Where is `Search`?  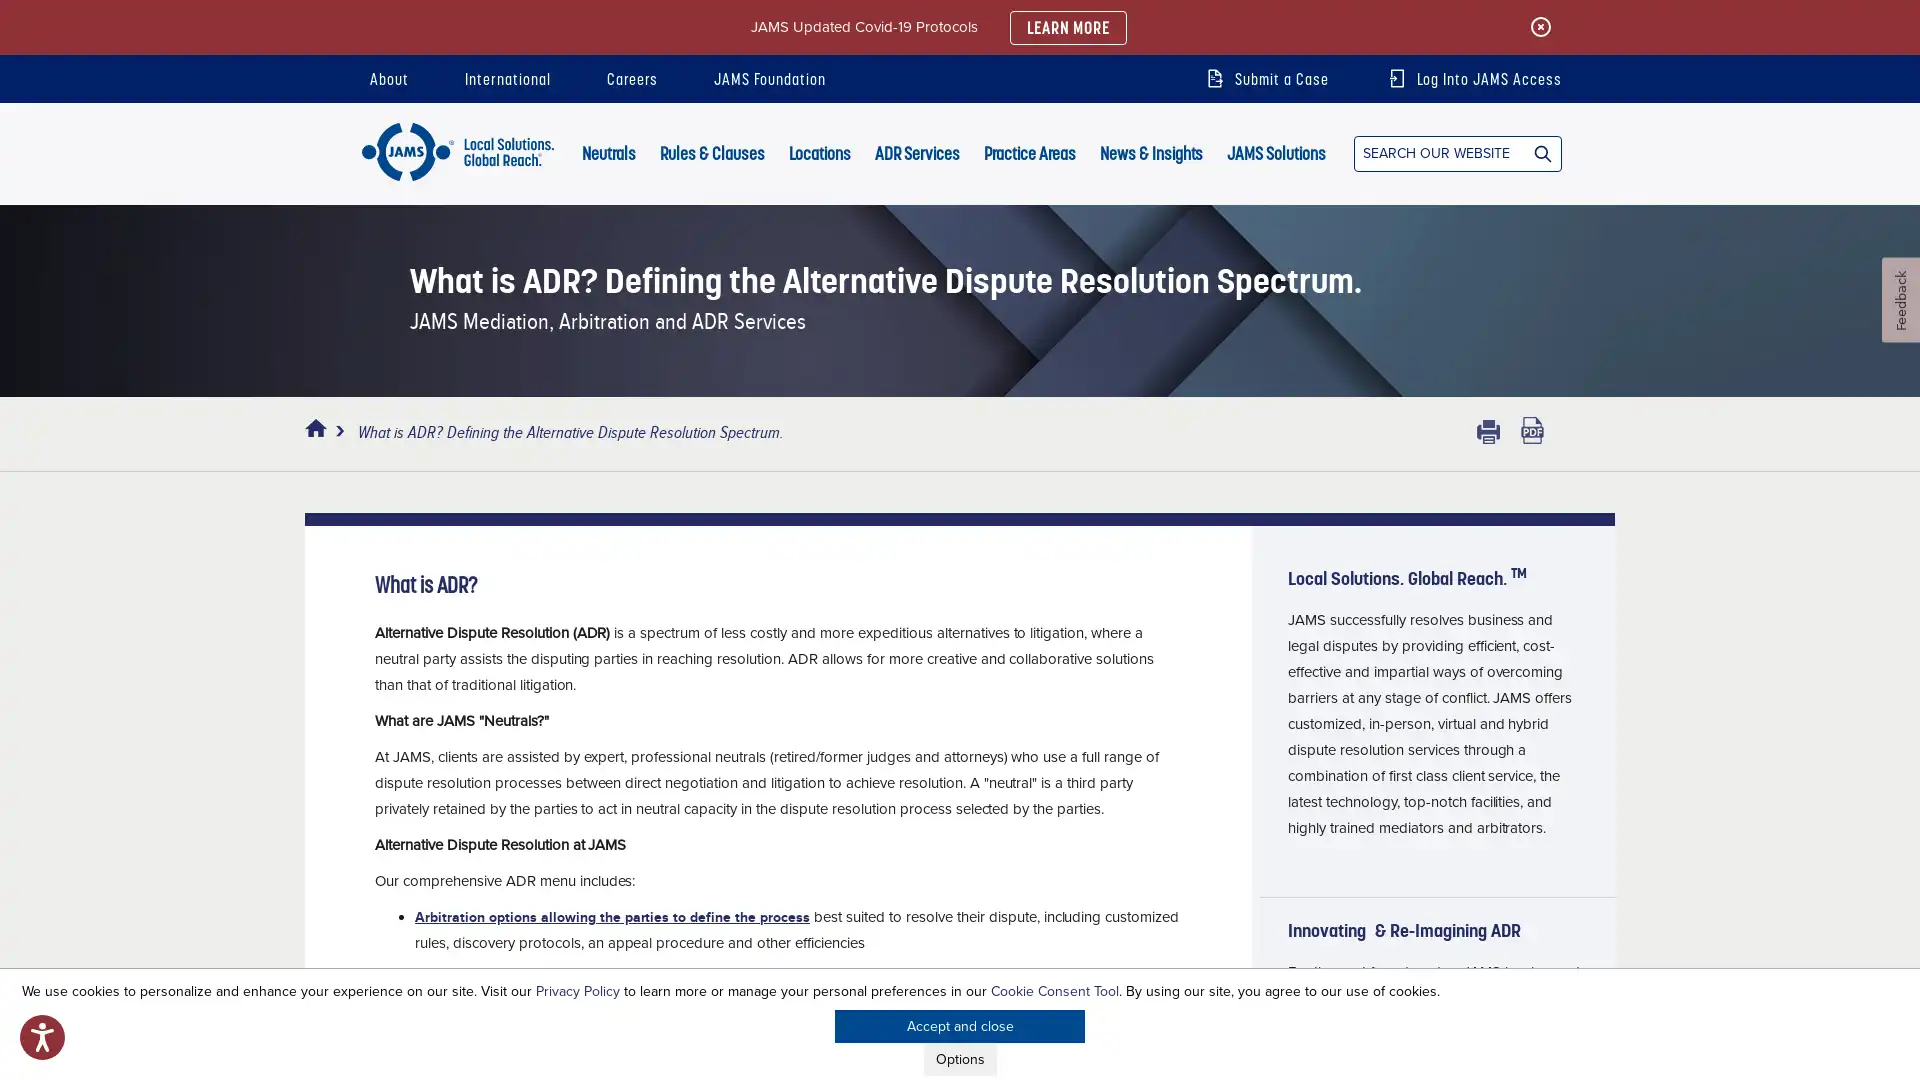 Search is located at coordinates (1541, 152).